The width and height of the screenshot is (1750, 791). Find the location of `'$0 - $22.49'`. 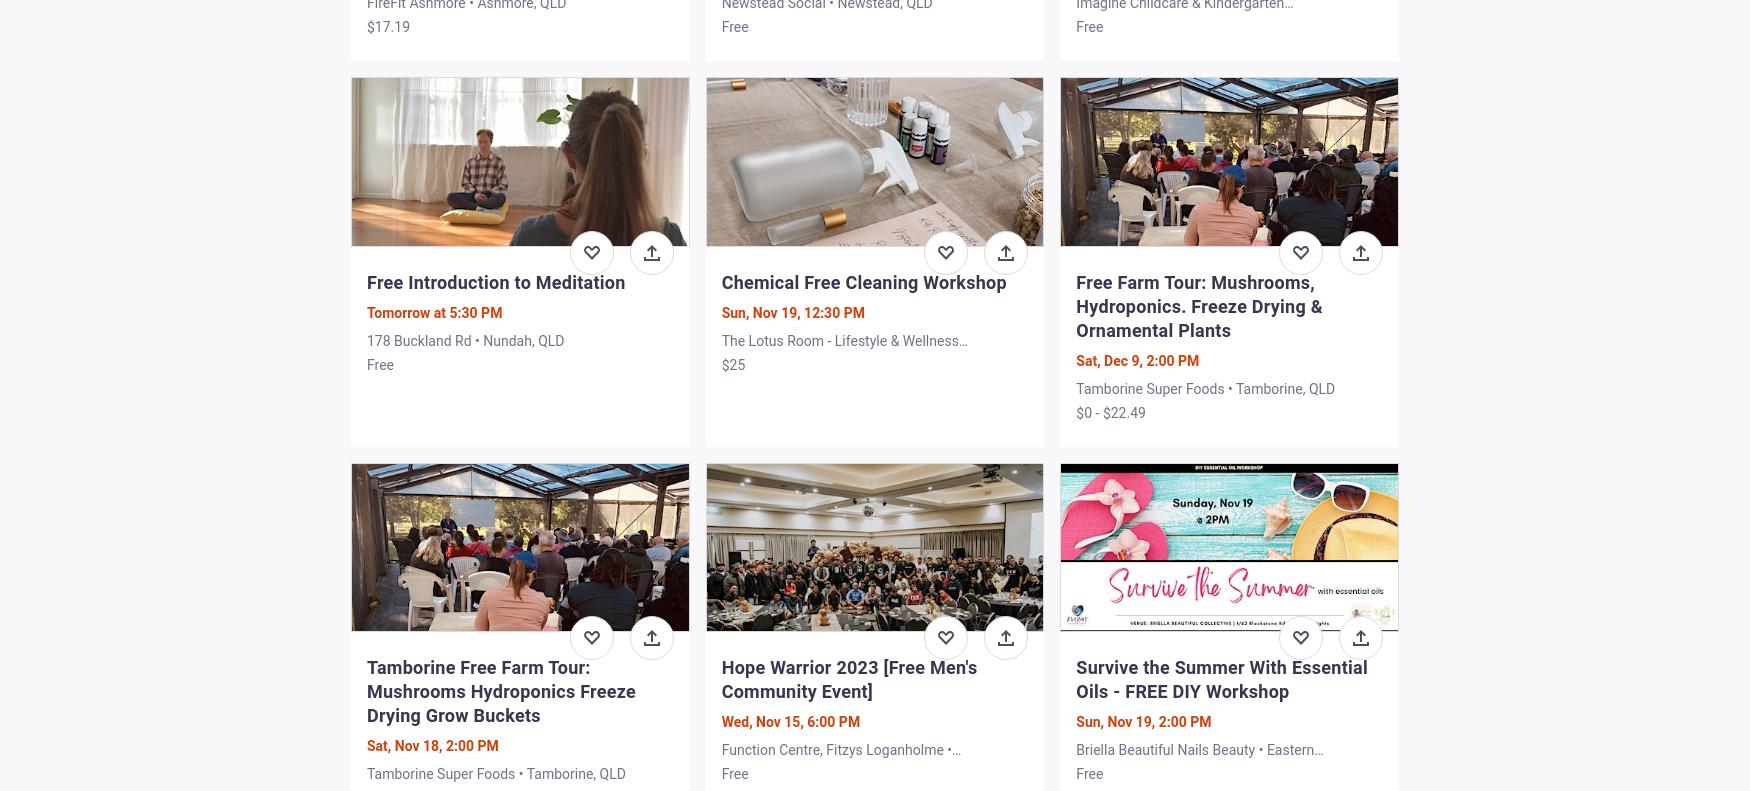

'$0 - $22.49' is located at coordinates (1076, 412).